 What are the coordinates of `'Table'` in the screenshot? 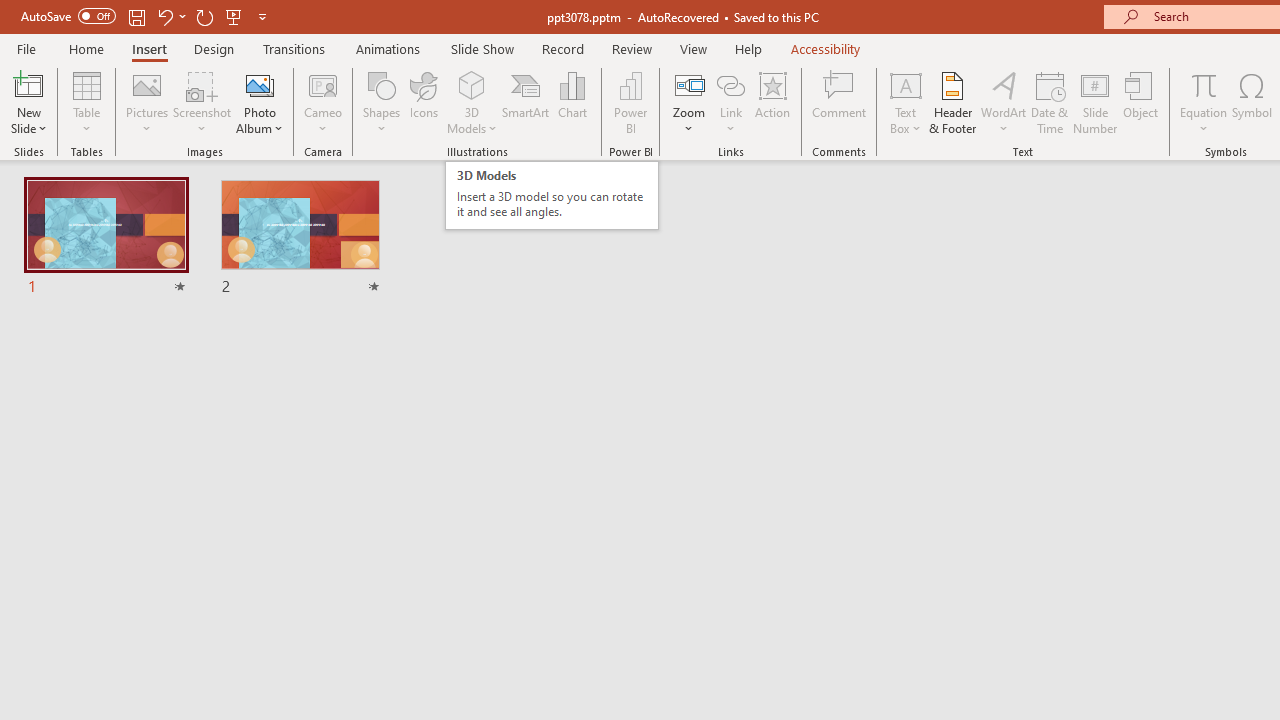 It's located at (86, 103).